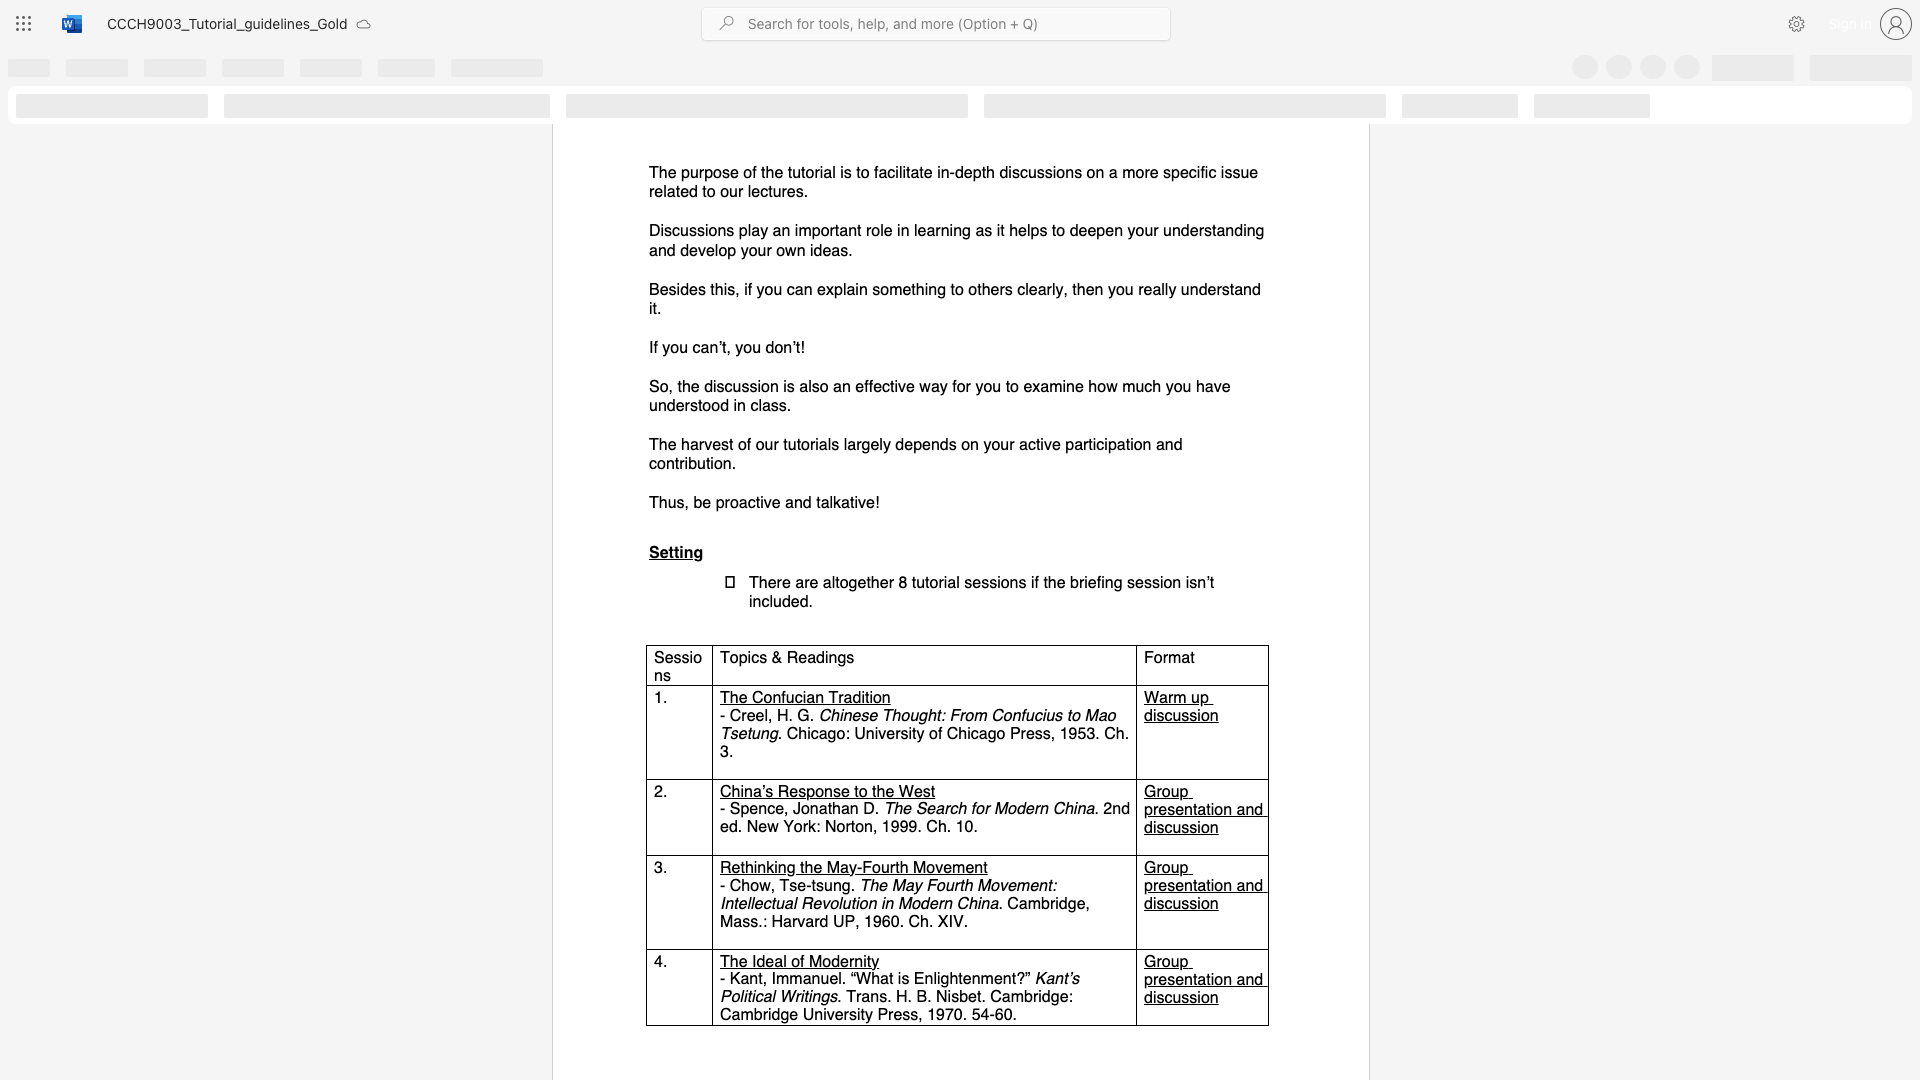  What do you see at coordinates (705, 346) in the screenshot?
I see `the 1th character "a" in the text` at bounding box center [705, 346].